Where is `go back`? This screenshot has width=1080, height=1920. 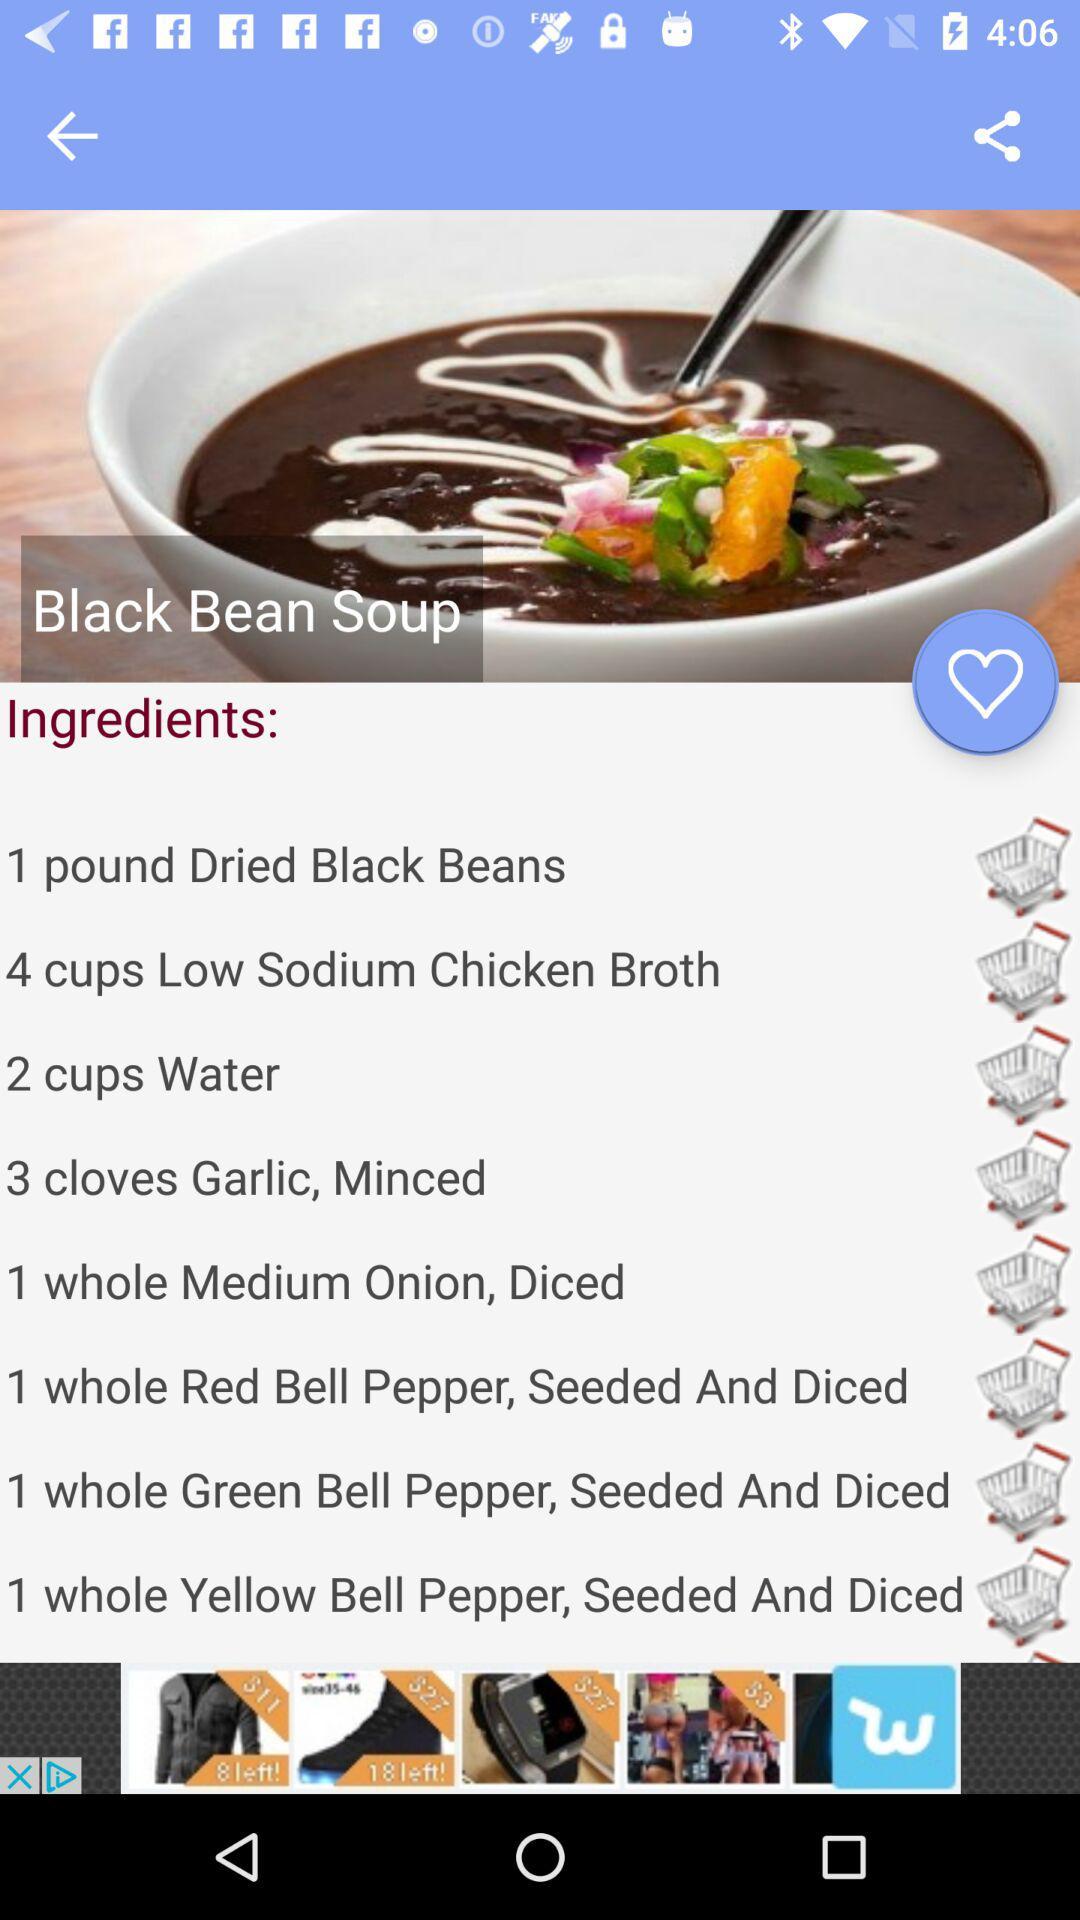 go back is located at coordinates (71, 135).